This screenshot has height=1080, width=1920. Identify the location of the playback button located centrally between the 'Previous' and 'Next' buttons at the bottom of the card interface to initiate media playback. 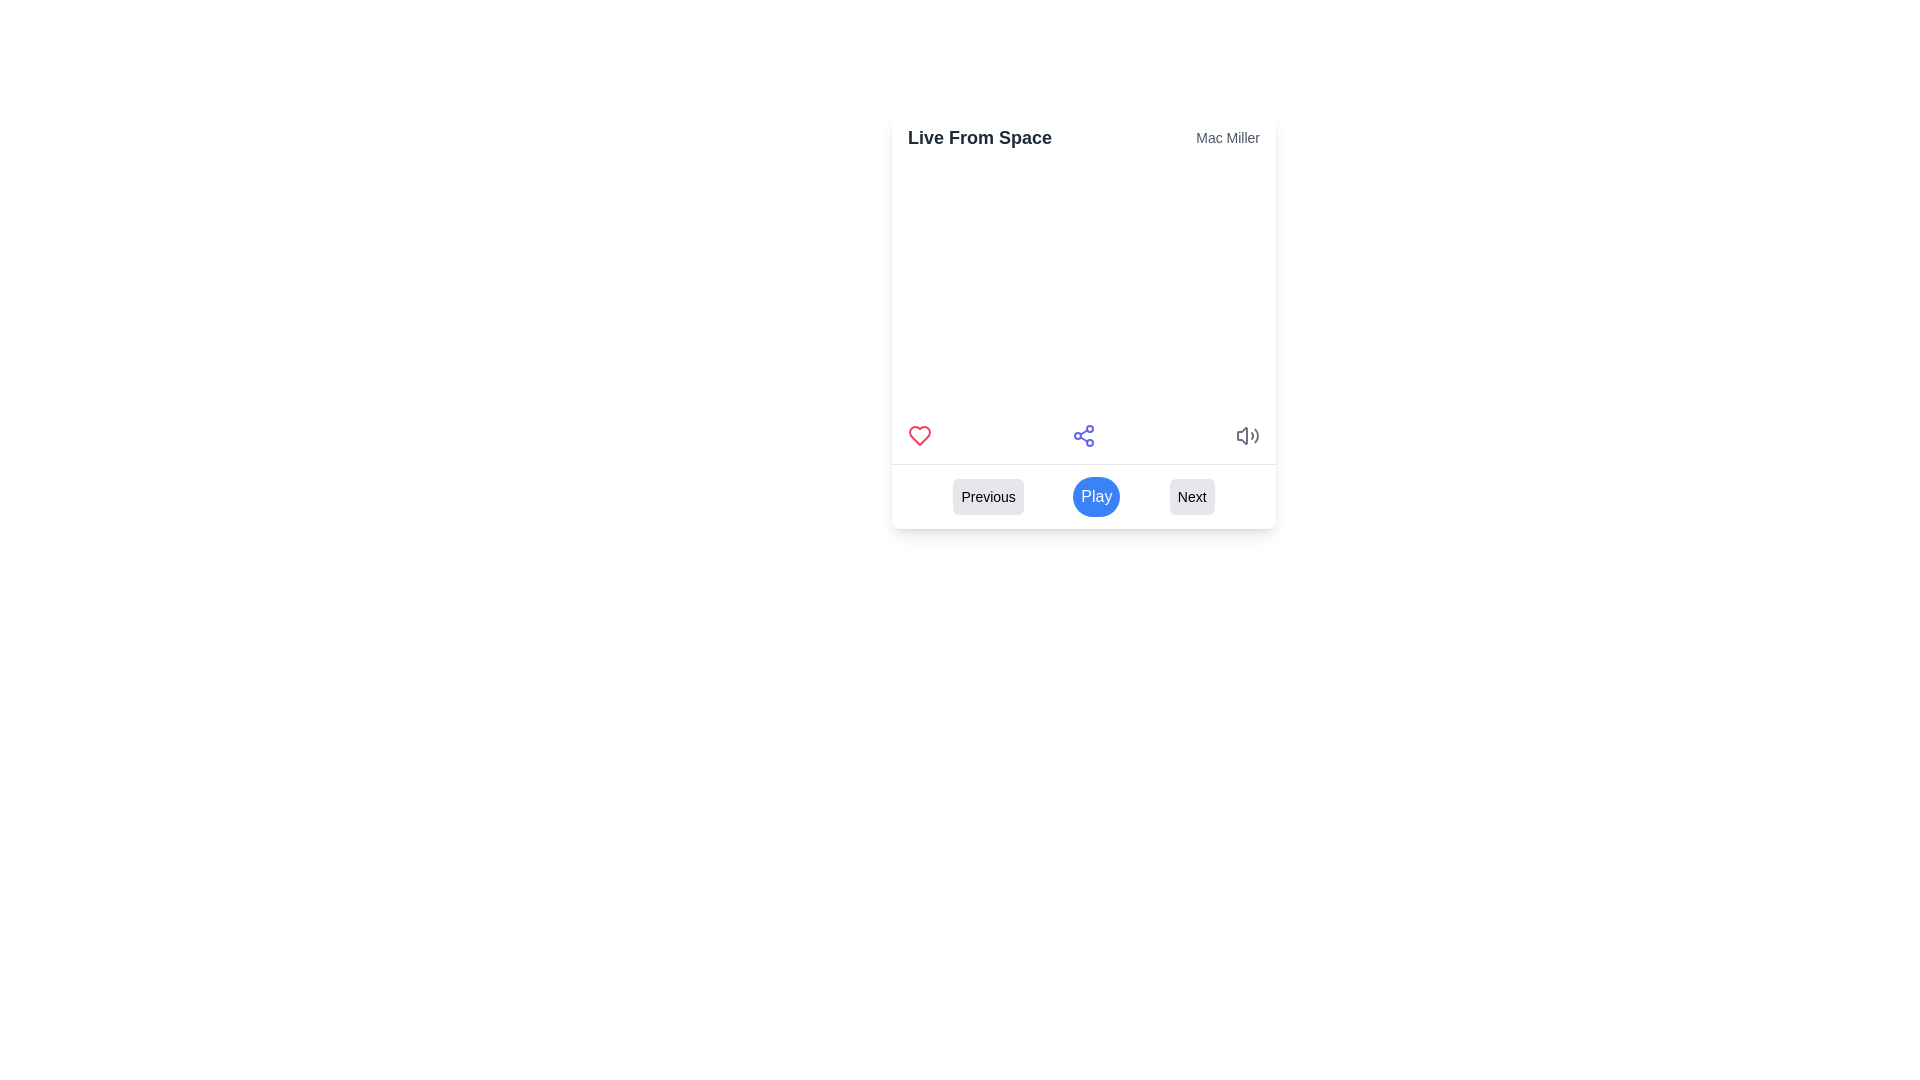
(1083, 495).